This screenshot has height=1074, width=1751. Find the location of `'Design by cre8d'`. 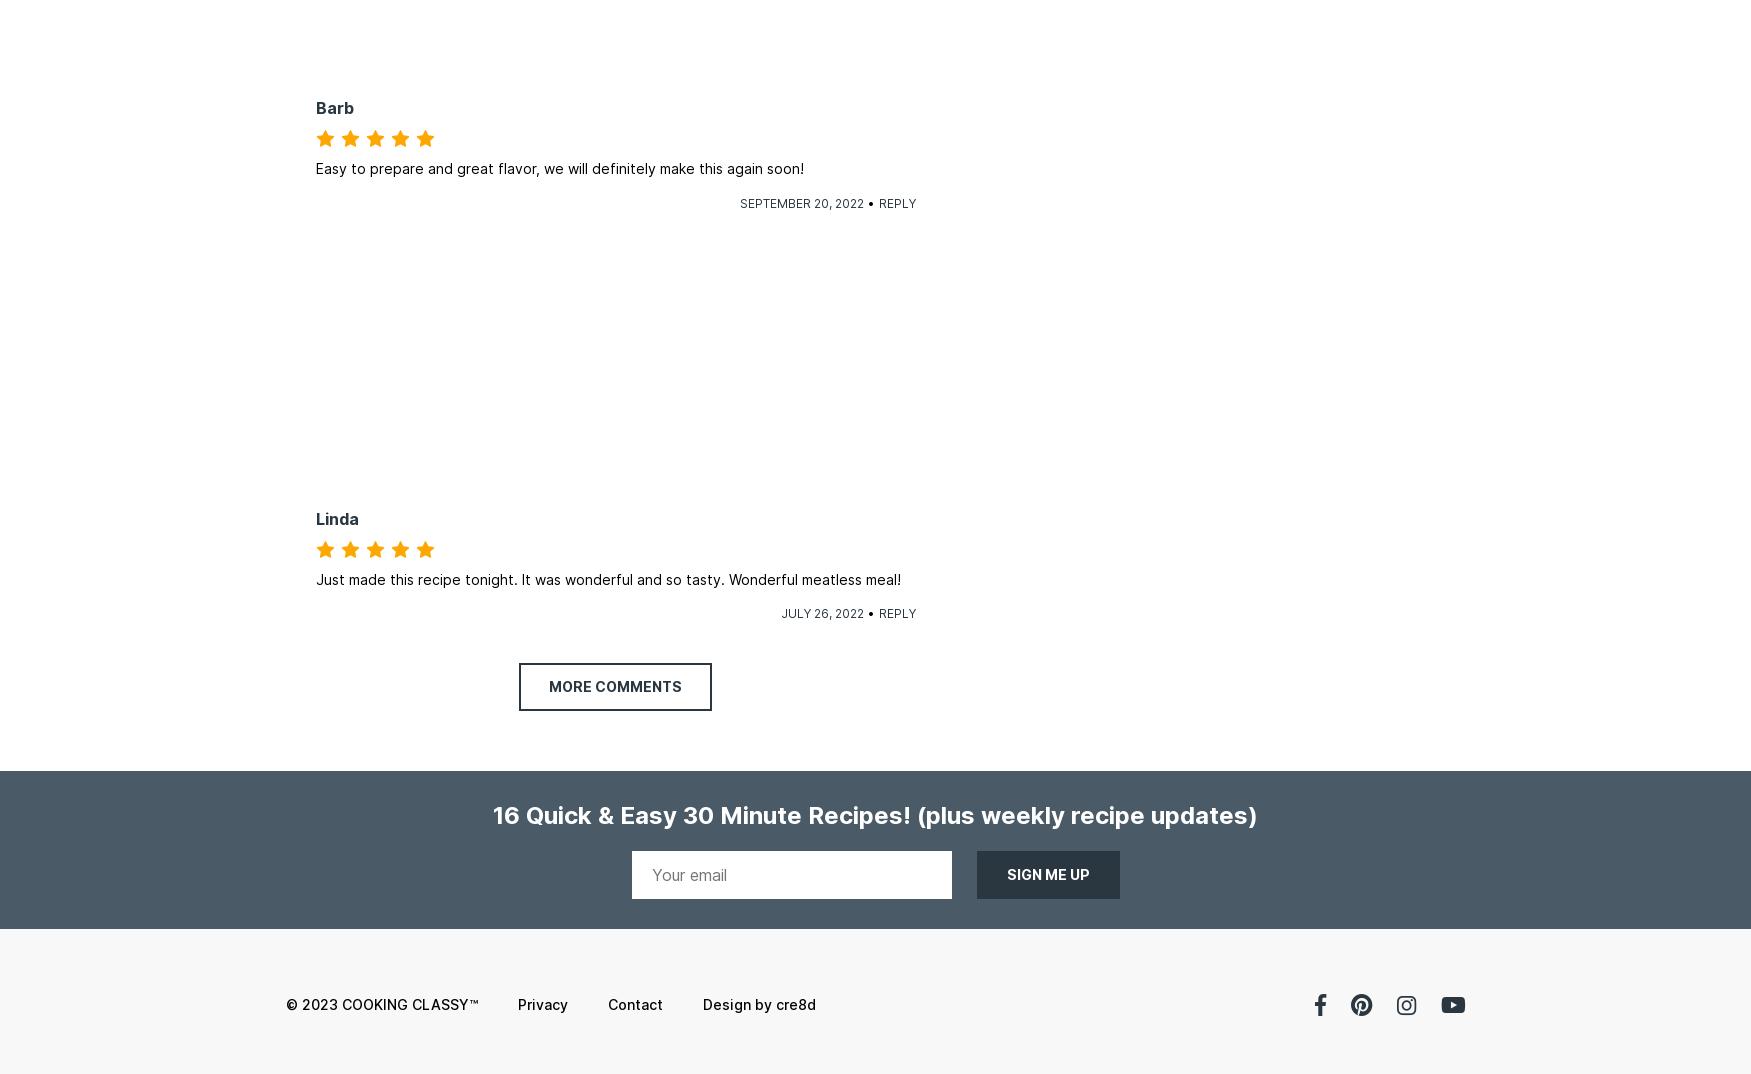

'Design by cre8d' is located at coordinates (757, 1003).